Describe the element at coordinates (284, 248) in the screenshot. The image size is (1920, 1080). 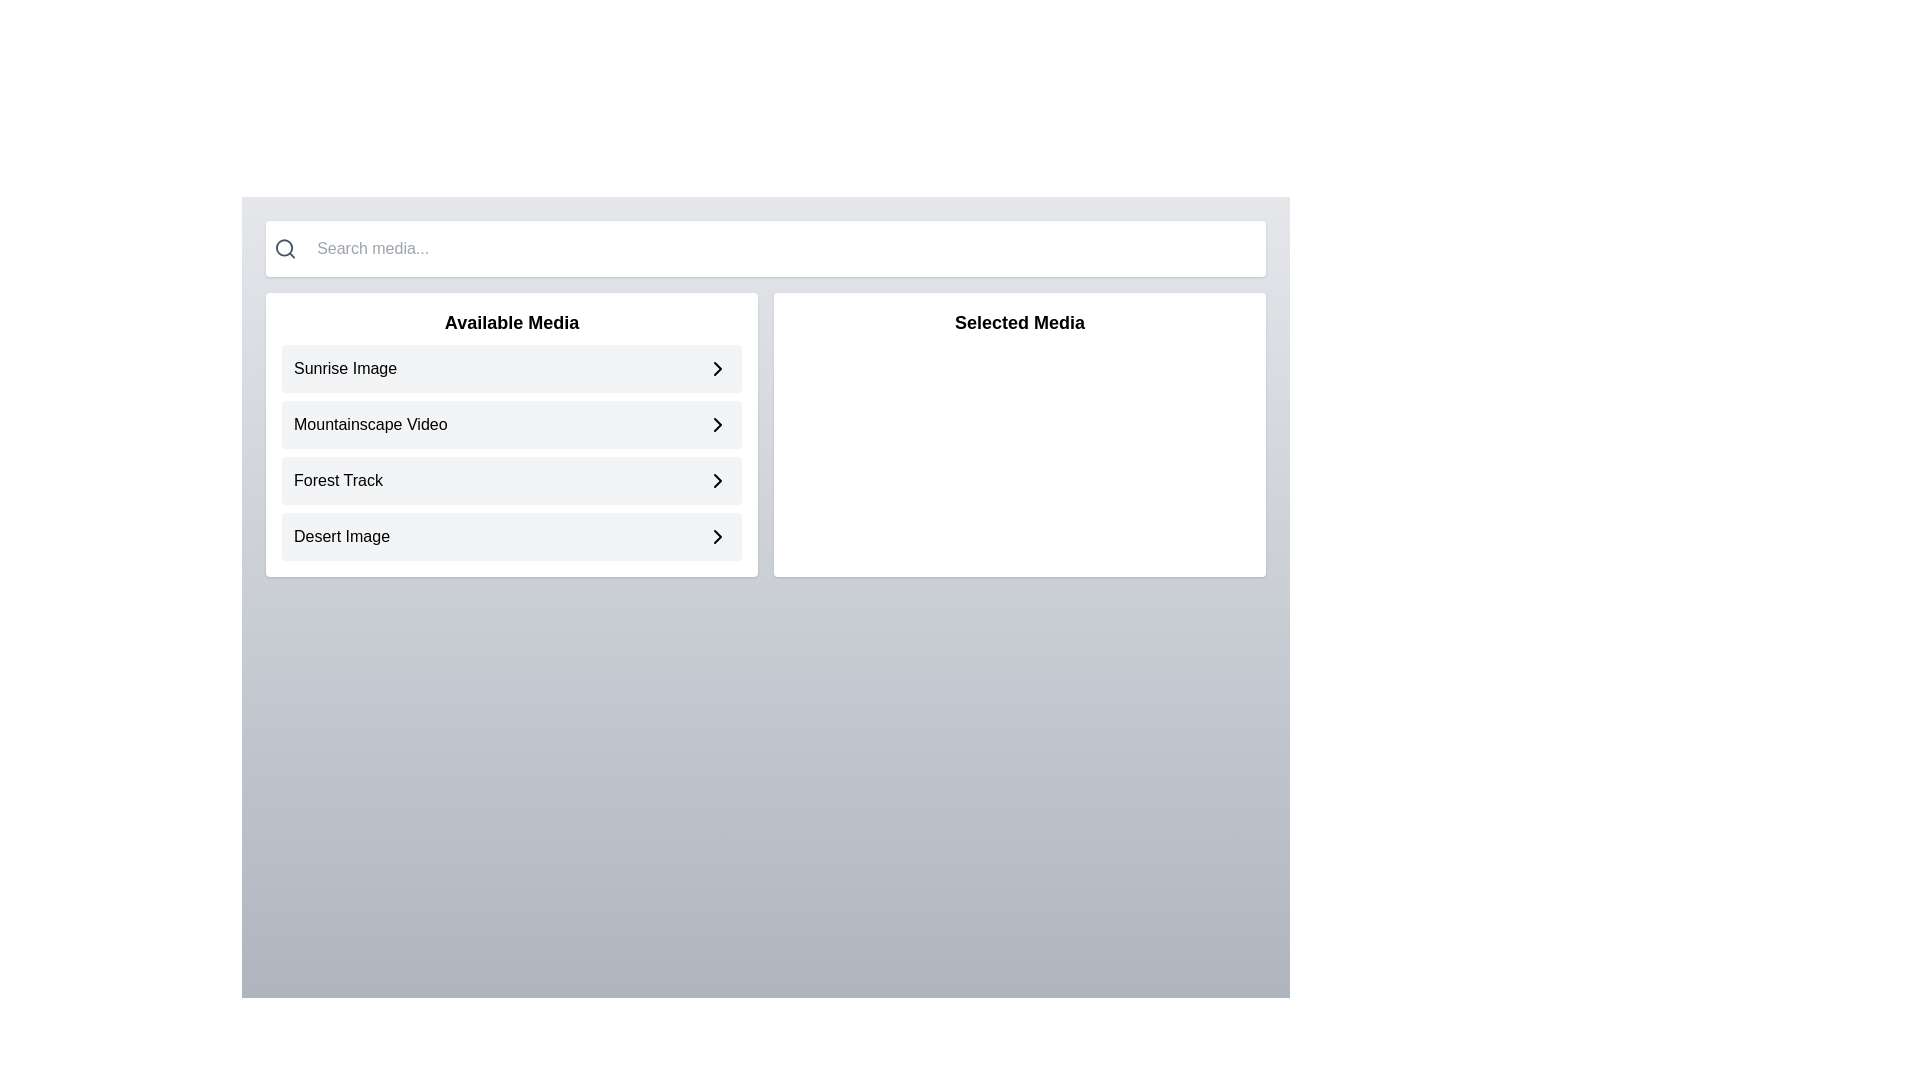
I see `the search icon, which is a magnifying glass with a black outline, located to the left of the text input field with the placeholder 'Search media...', to initiate a search` at that location.